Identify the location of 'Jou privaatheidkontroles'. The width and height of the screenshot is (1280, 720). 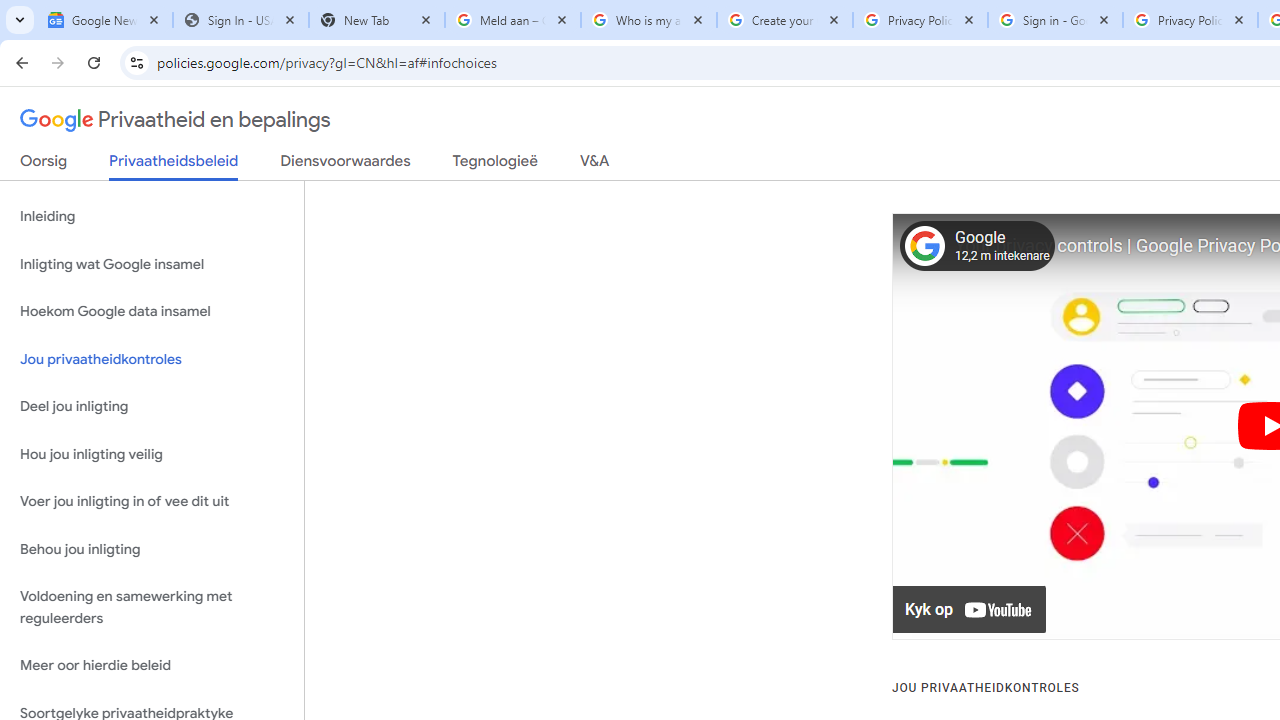
(151, 358).